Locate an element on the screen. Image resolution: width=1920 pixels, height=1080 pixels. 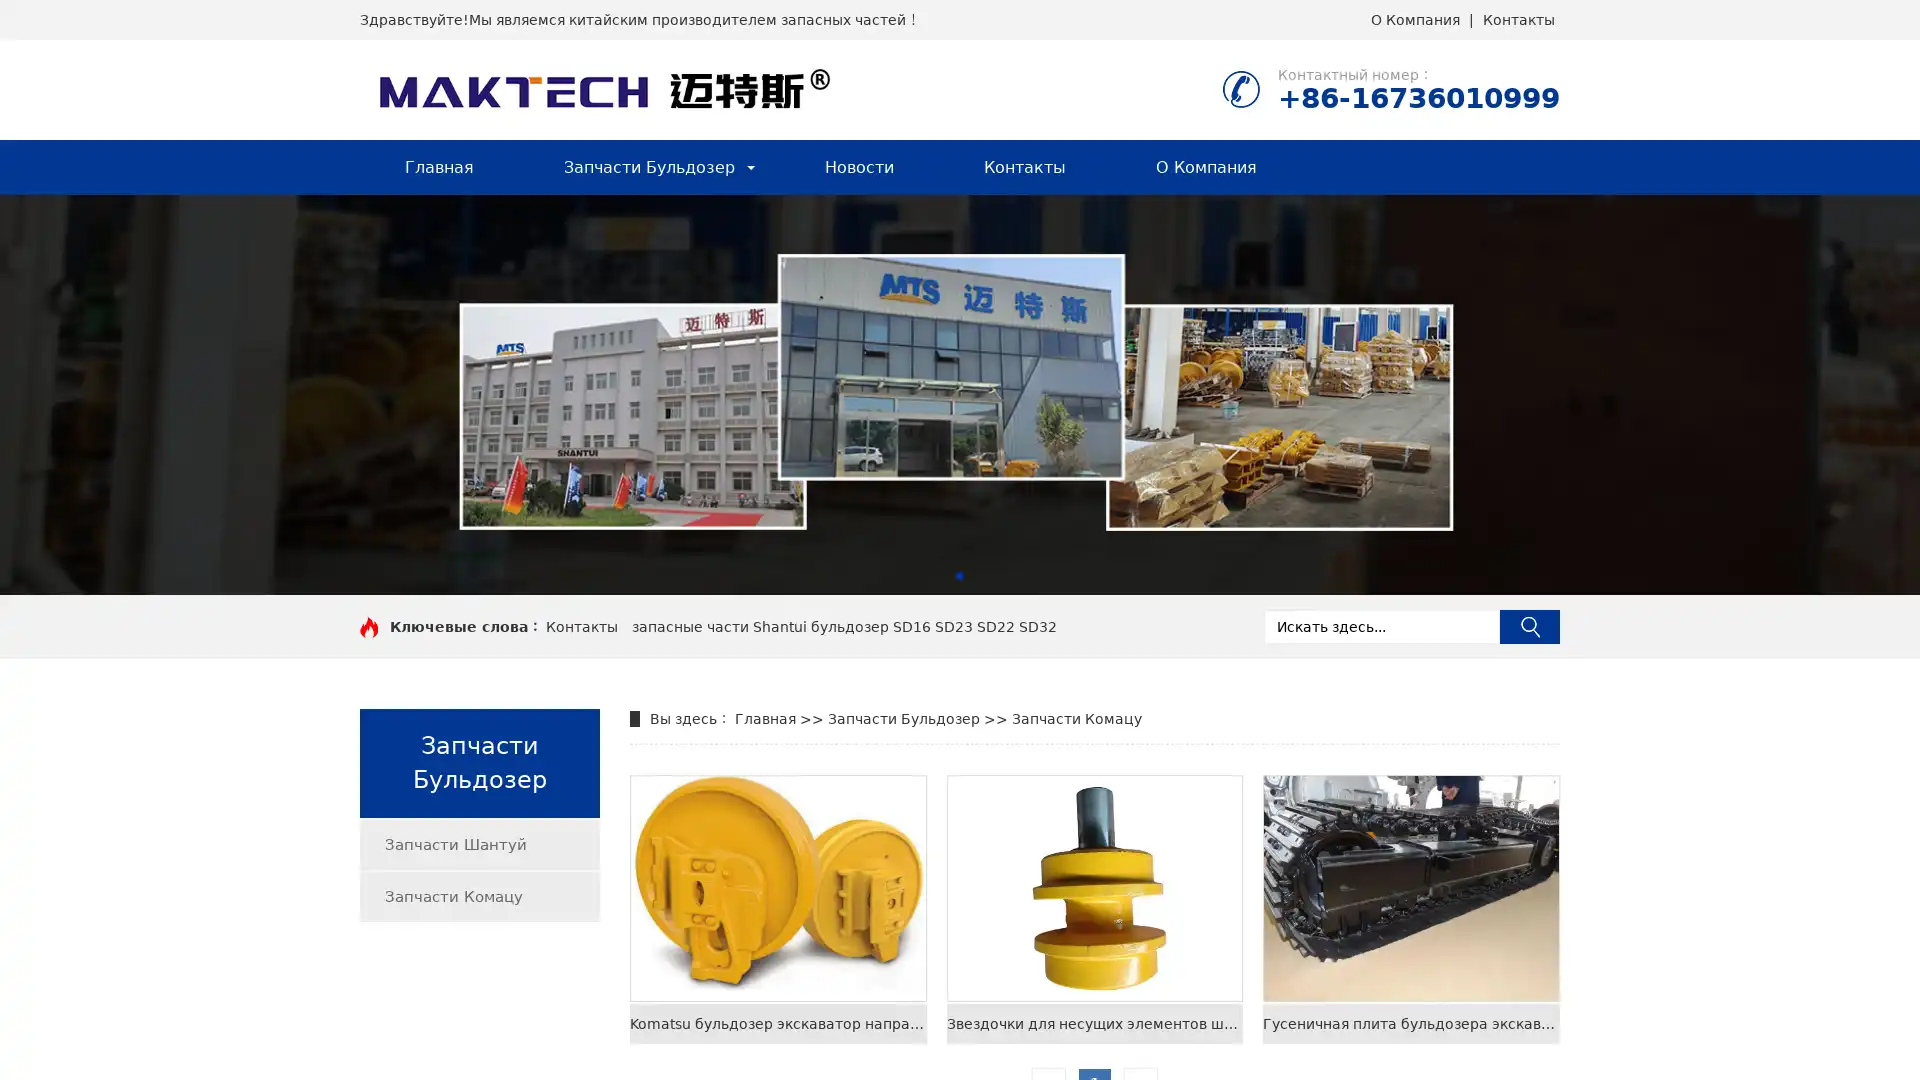
Go to slide 1 is located at coordinates (960, 575).